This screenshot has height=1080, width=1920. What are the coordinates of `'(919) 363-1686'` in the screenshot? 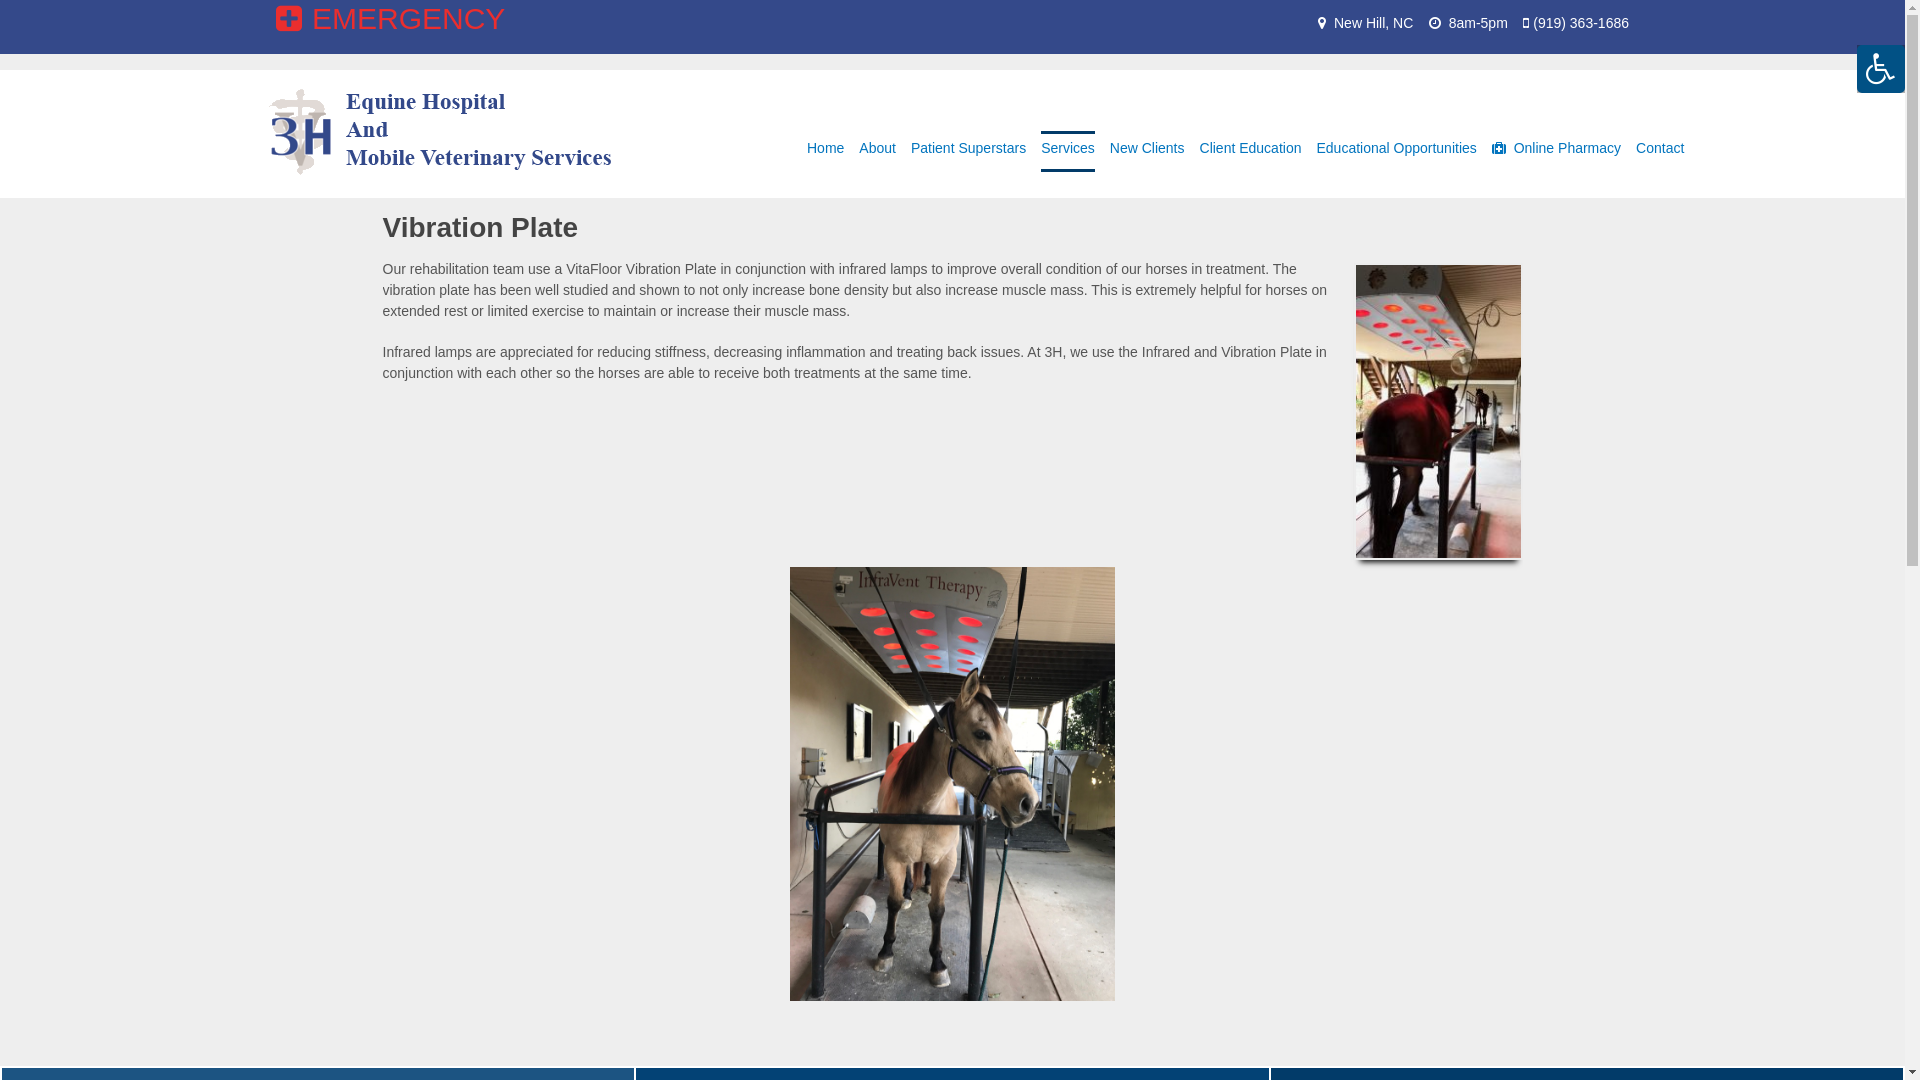 It's located at (1579, 23).